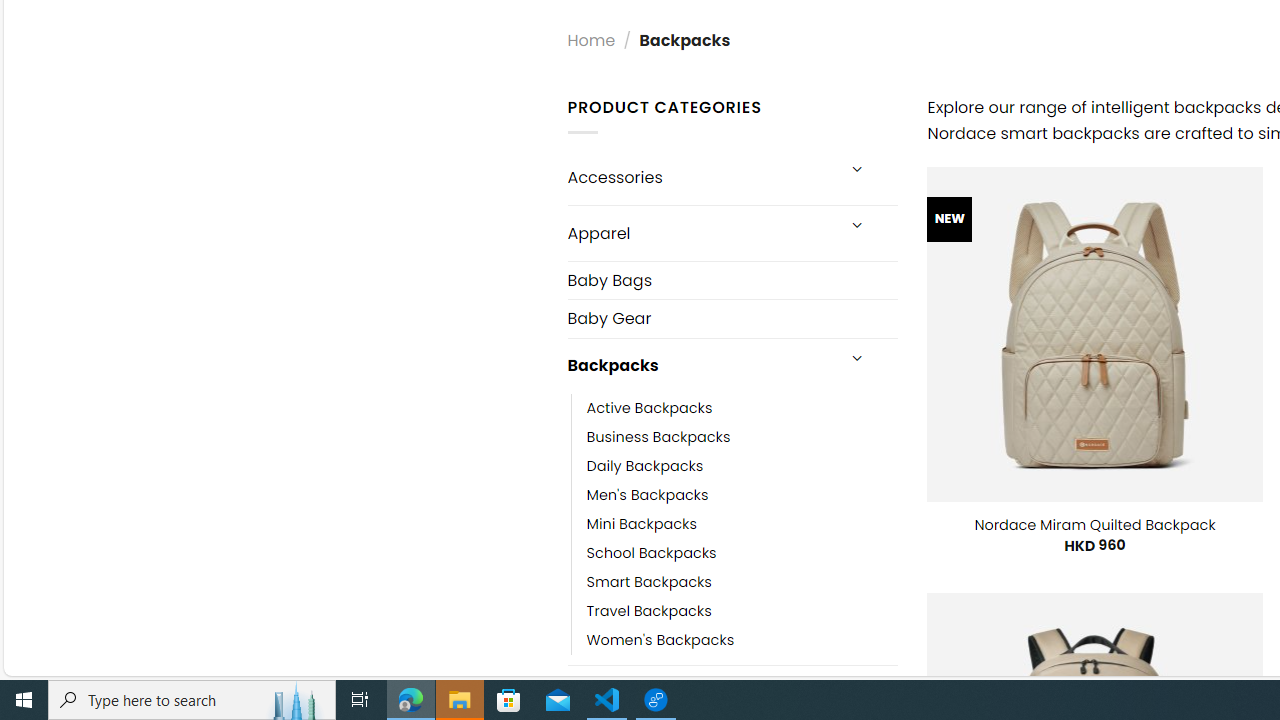 This screenshot has width=1280, height=720. What do you see at coordinates (658, 436) in the screenshot?
I see `'Business Backpacks'` at bounding box center [658, 436].